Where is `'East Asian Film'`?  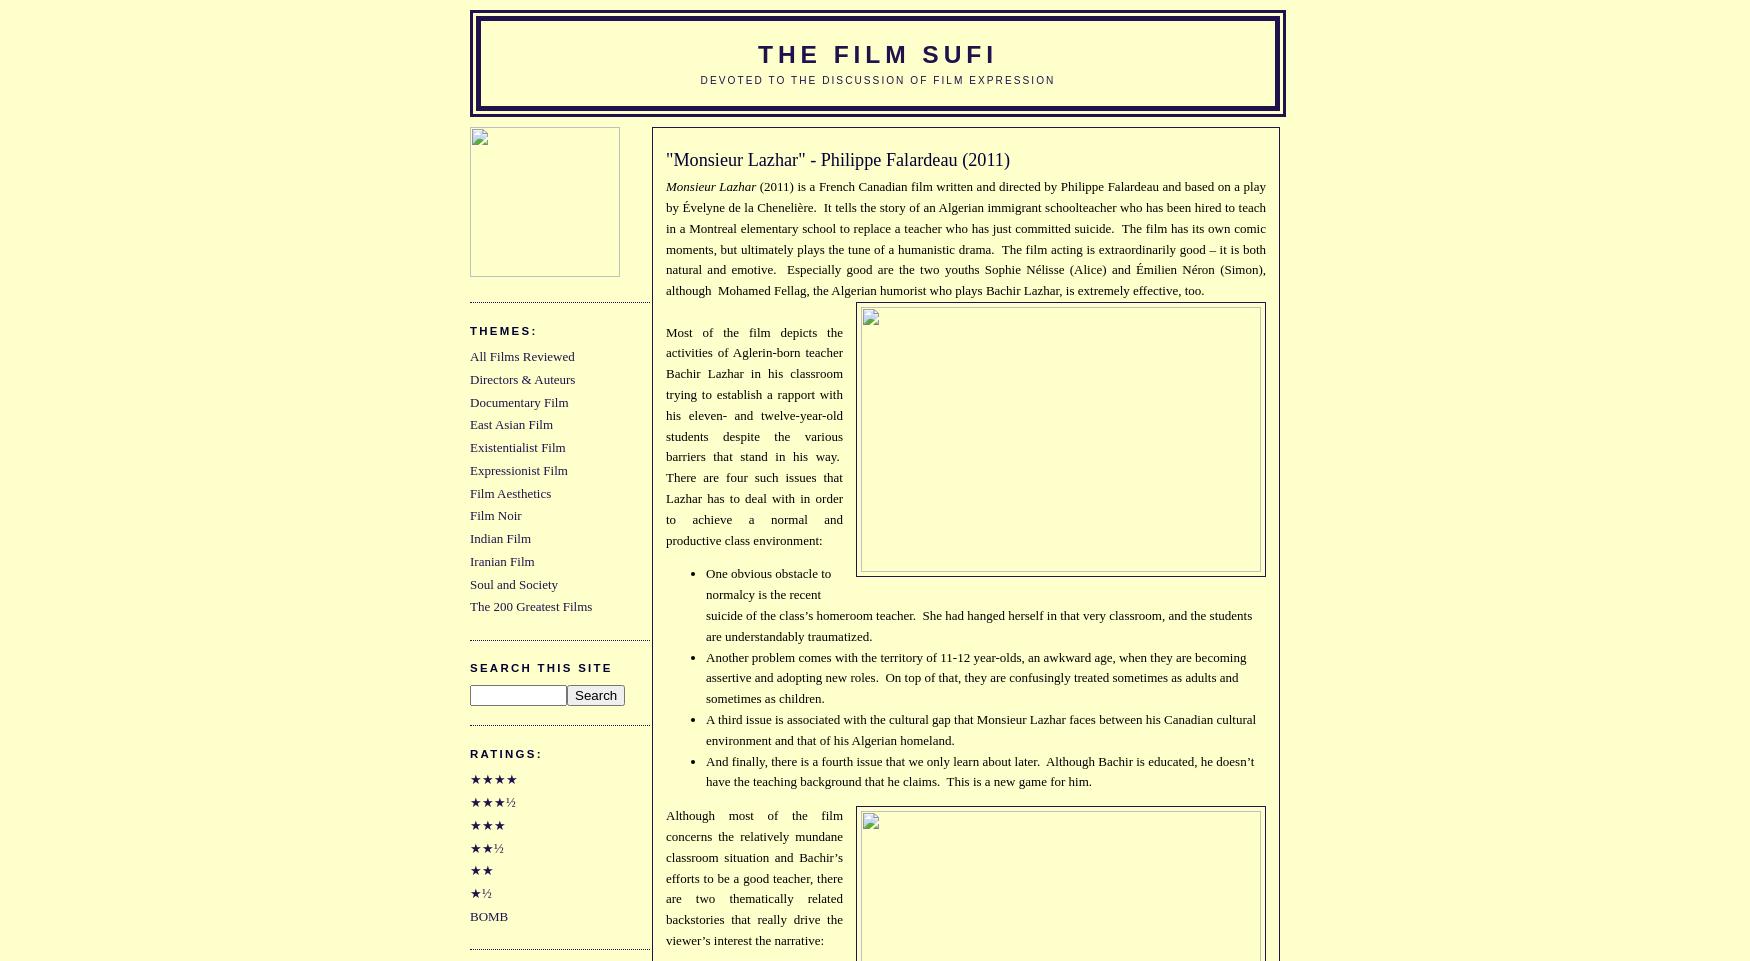 'East Asian Film' is located at coordinates (510, 424).